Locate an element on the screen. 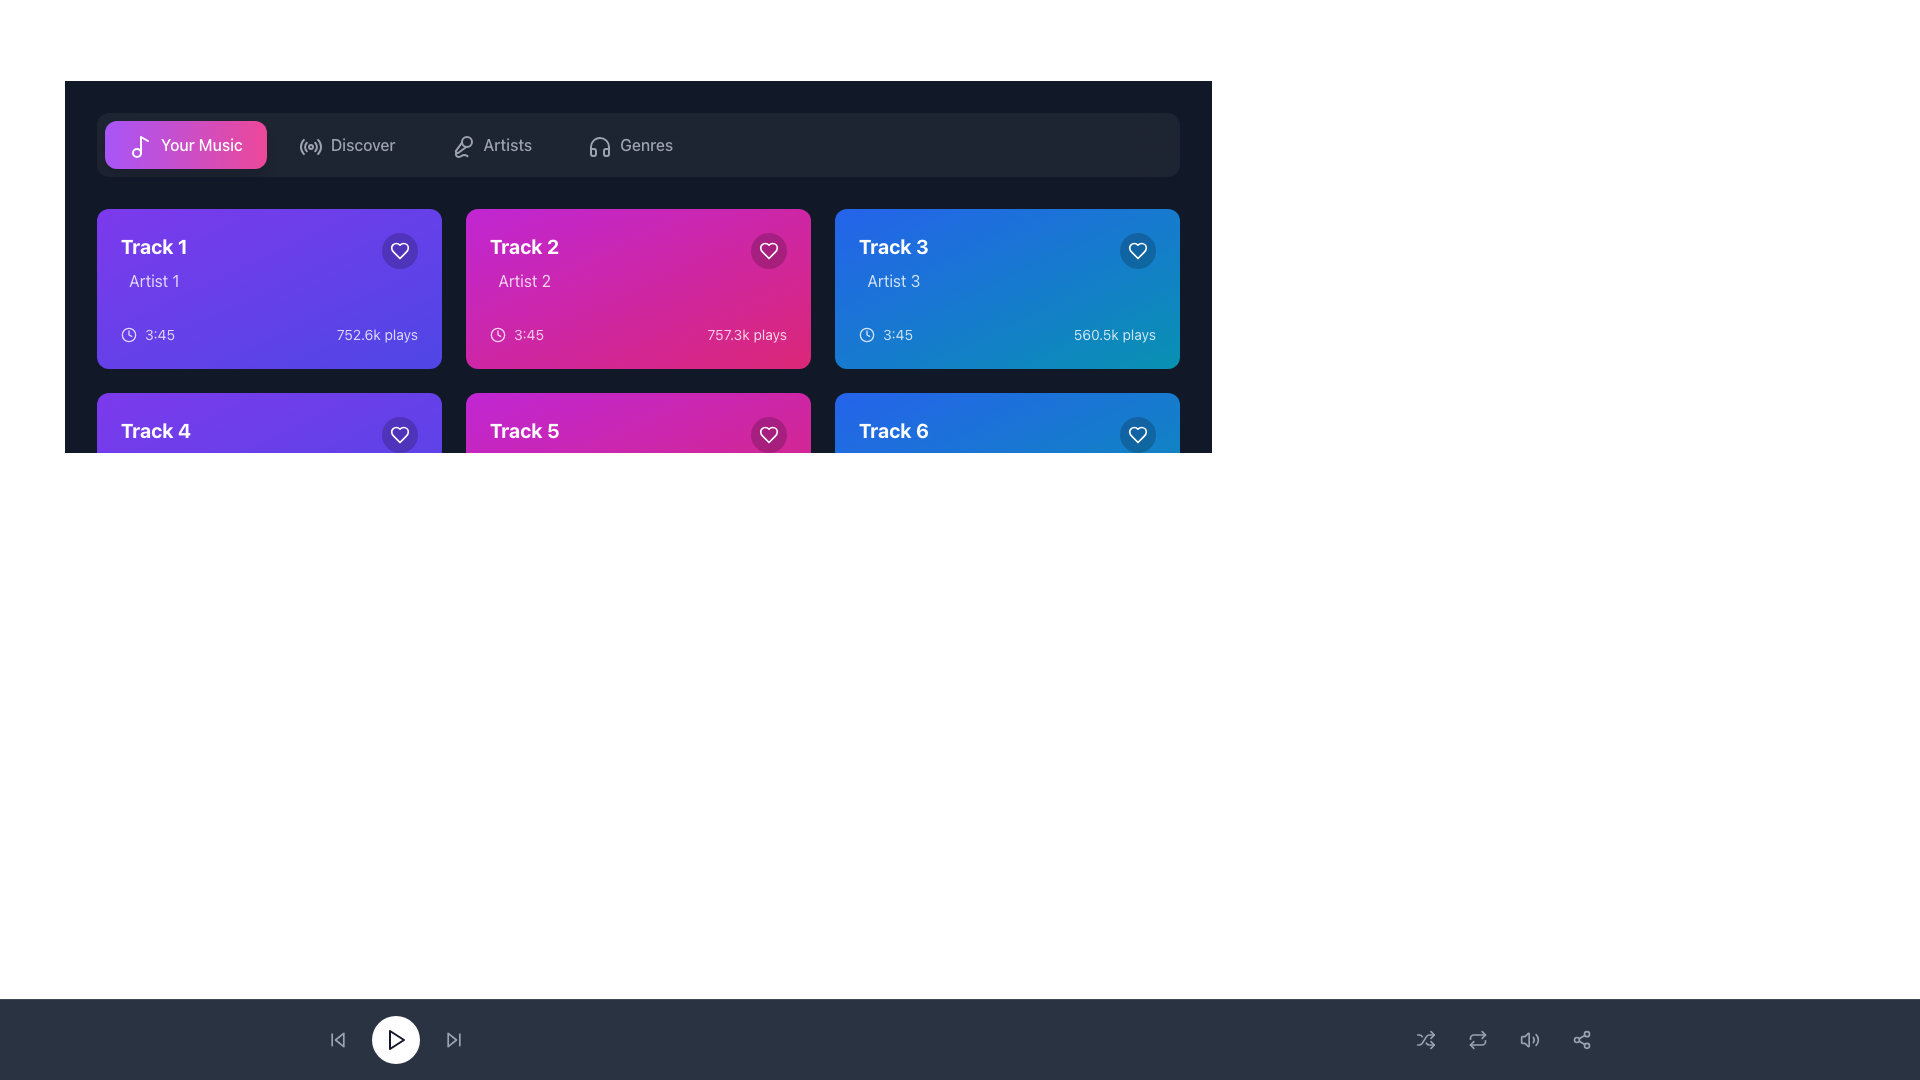 The height and width of the screenshot is (1080, 1920). the 'Genres' navigation icon in the top navigation bar is located at coordinates (599, 145).